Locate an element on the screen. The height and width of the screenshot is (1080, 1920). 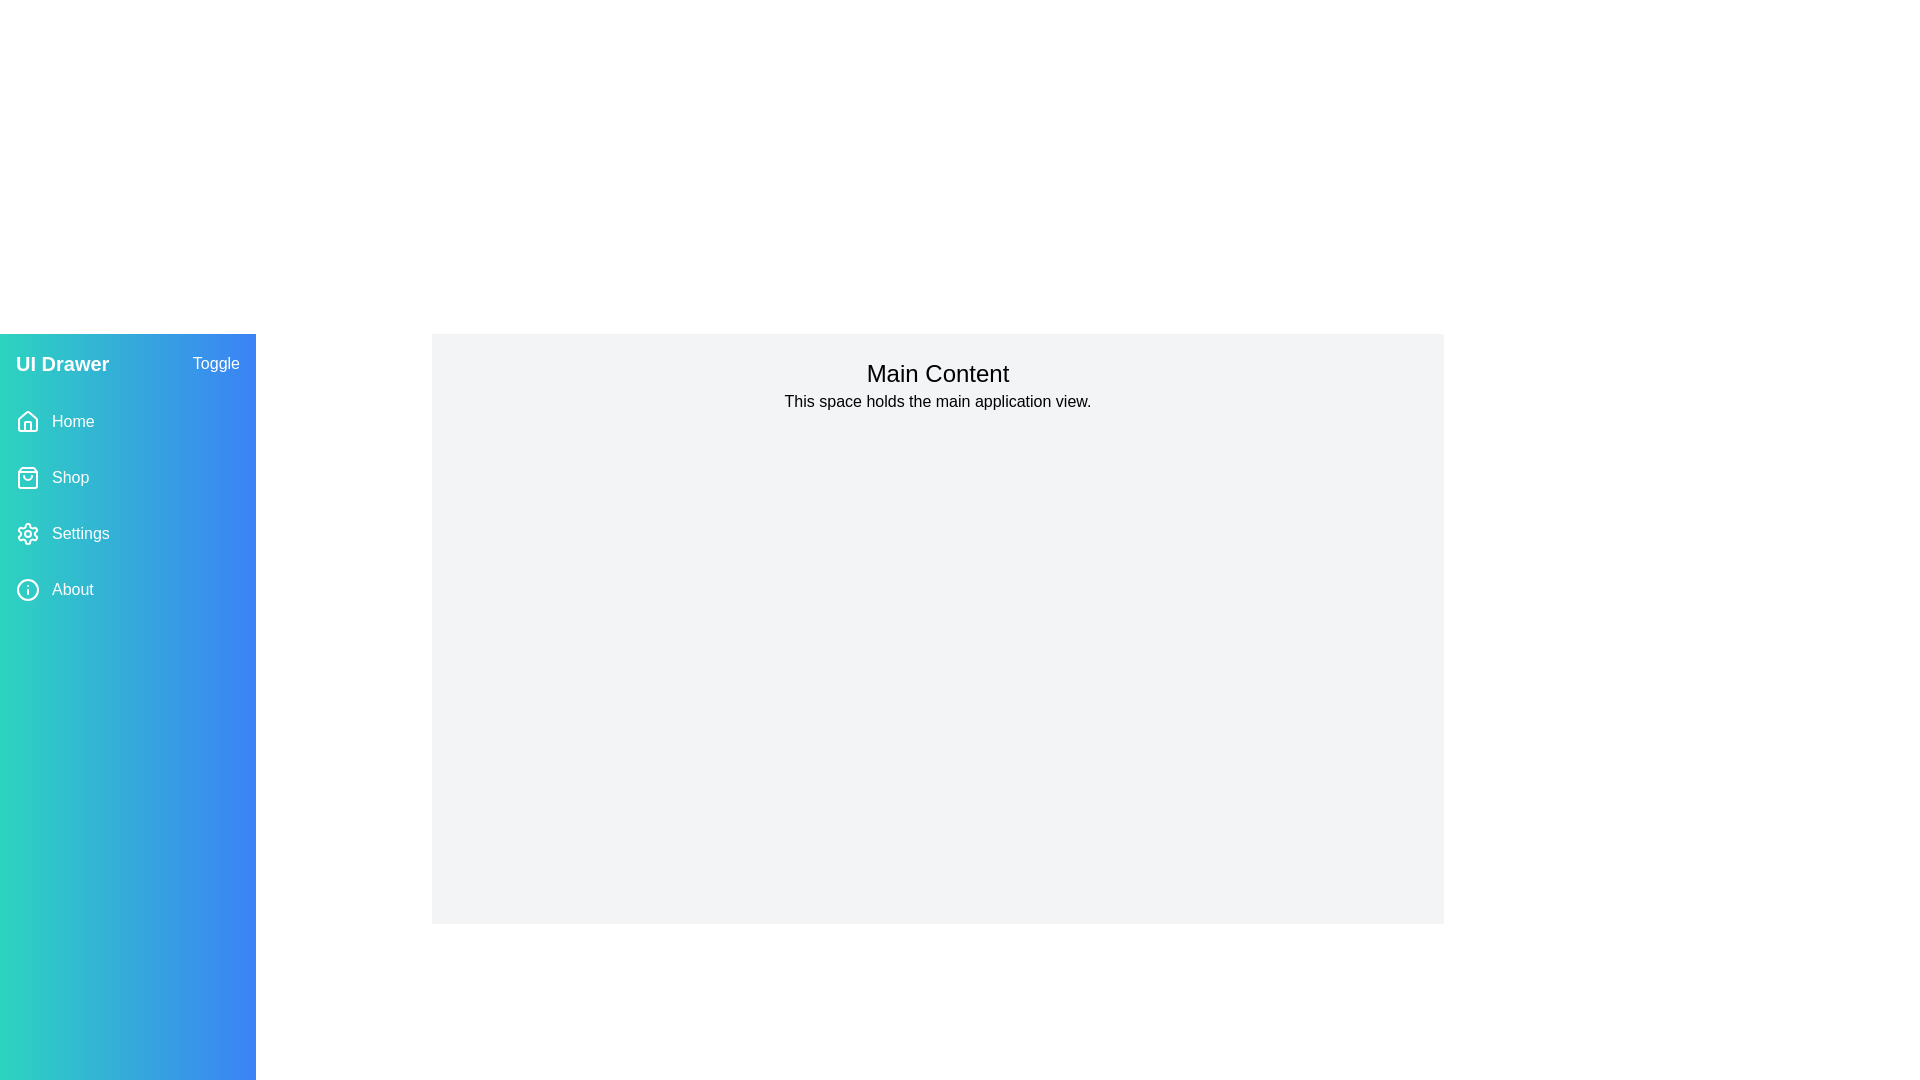
the menu item Shop from the drawer is located at coordinates (127, 478).